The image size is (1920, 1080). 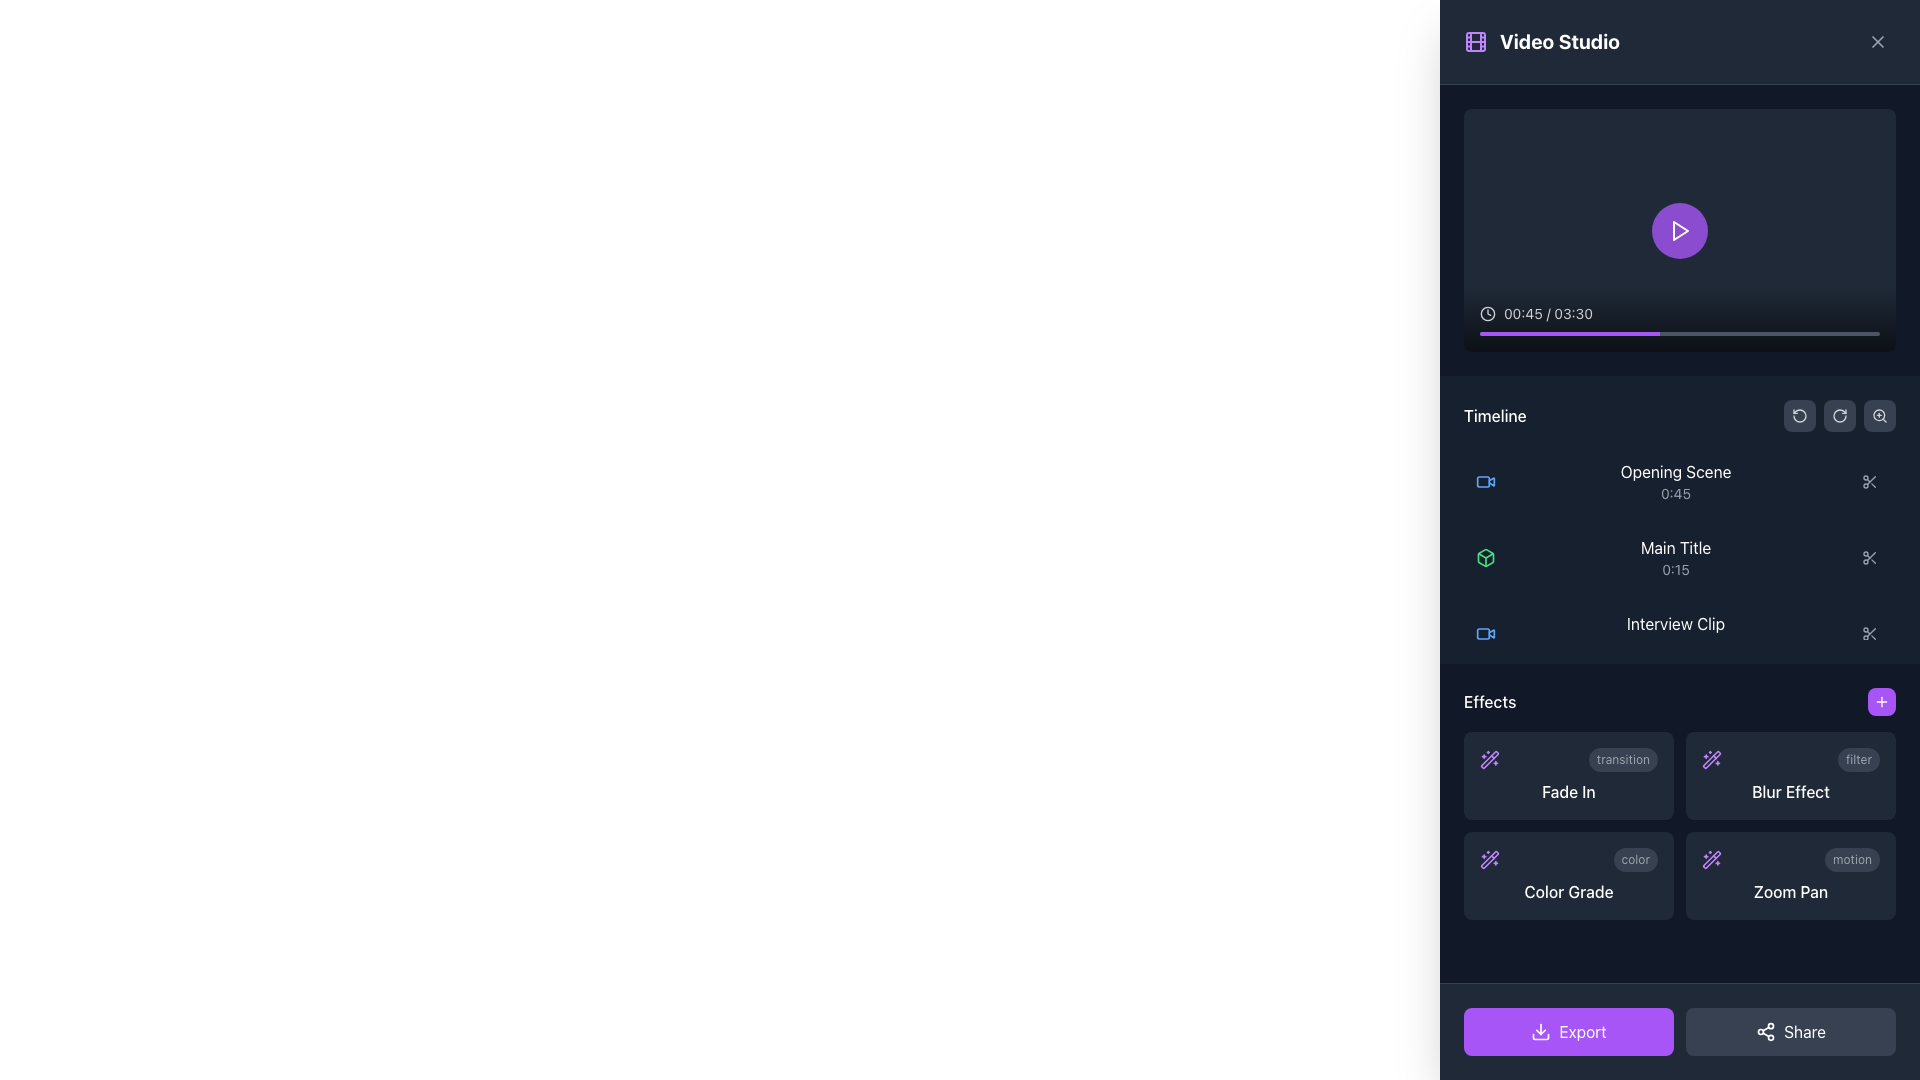 What do you see at coordinates (1675, 623) in the screenshot?
I see `the 'Interview Clip' text label styled in white within the Timeline section of the application, specifically located under the Main Title entry` at bounding box center [1675, 623].